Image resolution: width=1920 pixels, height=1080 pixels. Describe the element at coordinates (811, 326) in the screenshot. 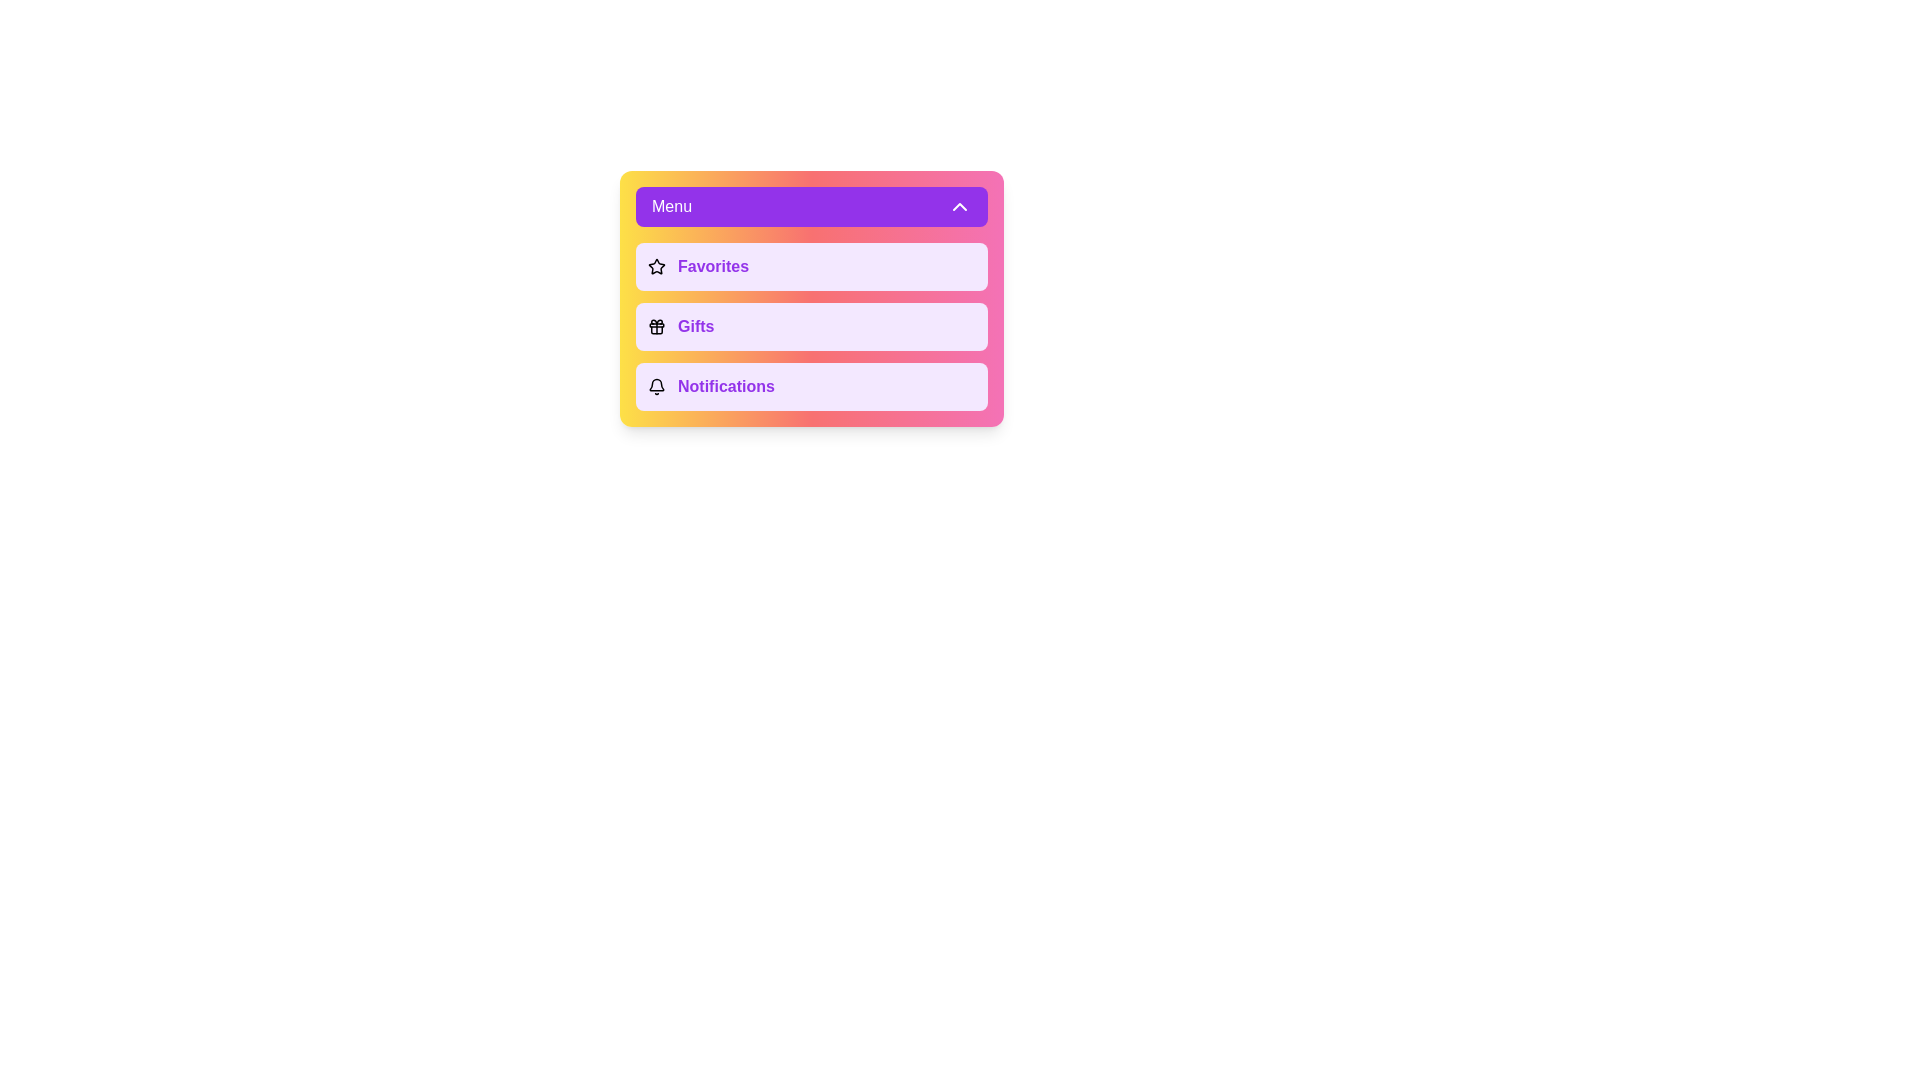

I see `the menu option Gifts to see its hover effect` at that location.